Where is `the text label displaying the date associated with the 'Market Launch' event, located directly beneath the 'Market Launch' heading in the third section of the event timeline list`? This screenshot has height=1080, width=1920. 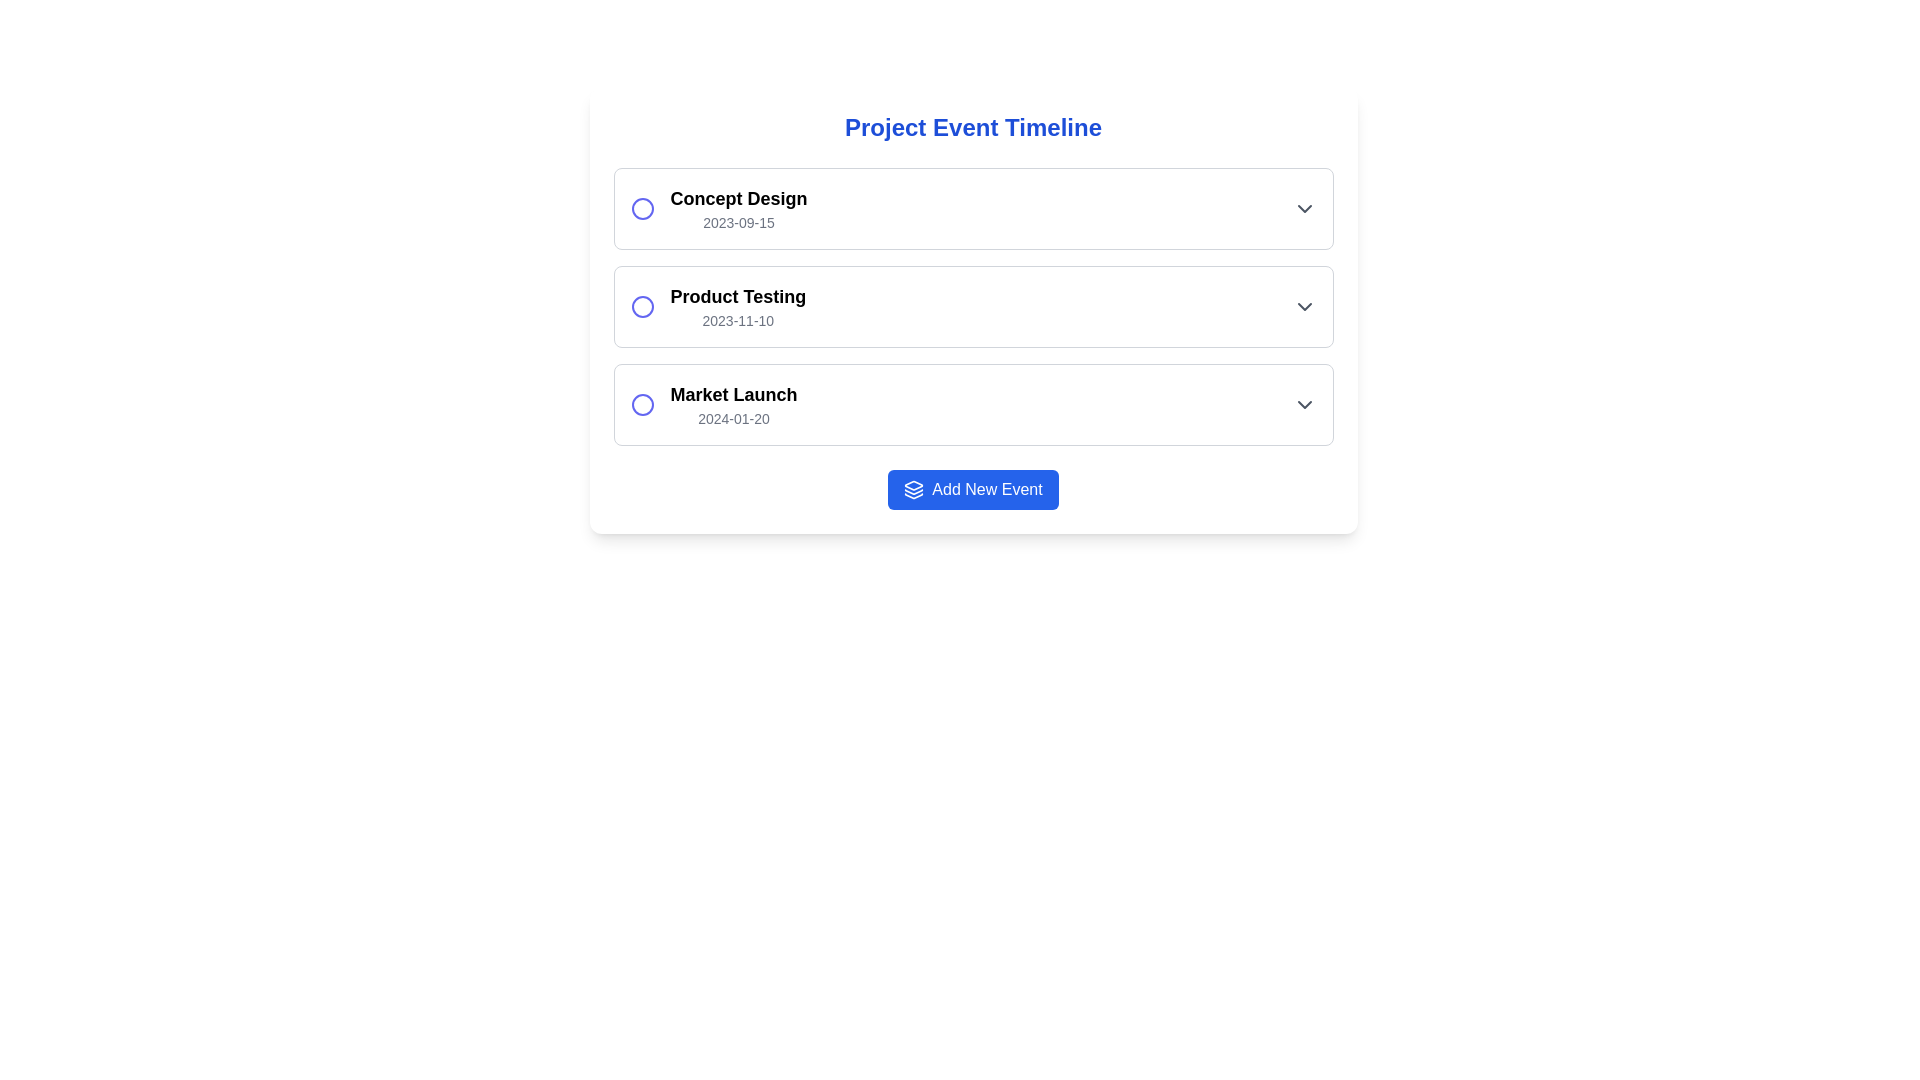 the text label displaying the date associated with the 'Market Launch' event, located directly beneath the 'Market Launch' heading in the third section of the event timeline list is located at coordinates (733, 418).